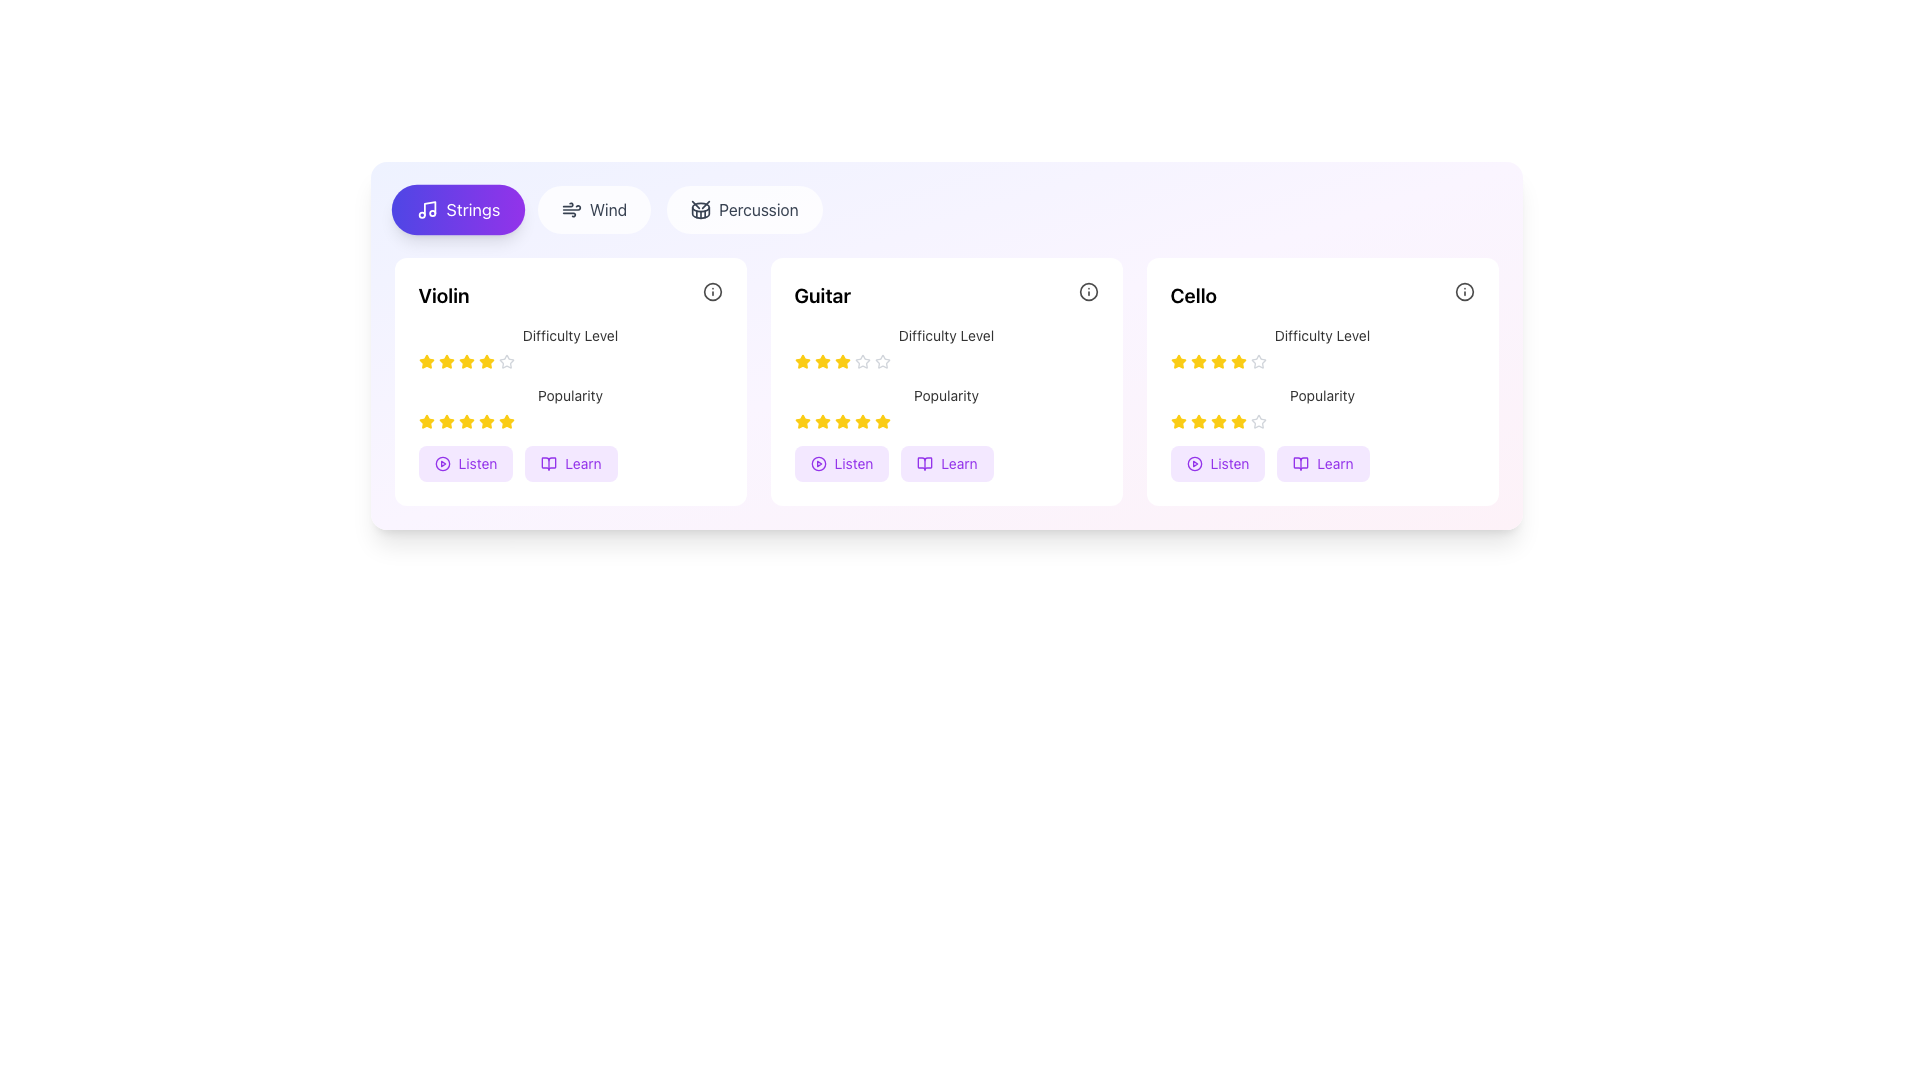  Describe the element at coordinates (946, 463) in the screenshot. I see `the interactive button located to the right of the 'Listen' button under the 'Guitar' section` at that location.